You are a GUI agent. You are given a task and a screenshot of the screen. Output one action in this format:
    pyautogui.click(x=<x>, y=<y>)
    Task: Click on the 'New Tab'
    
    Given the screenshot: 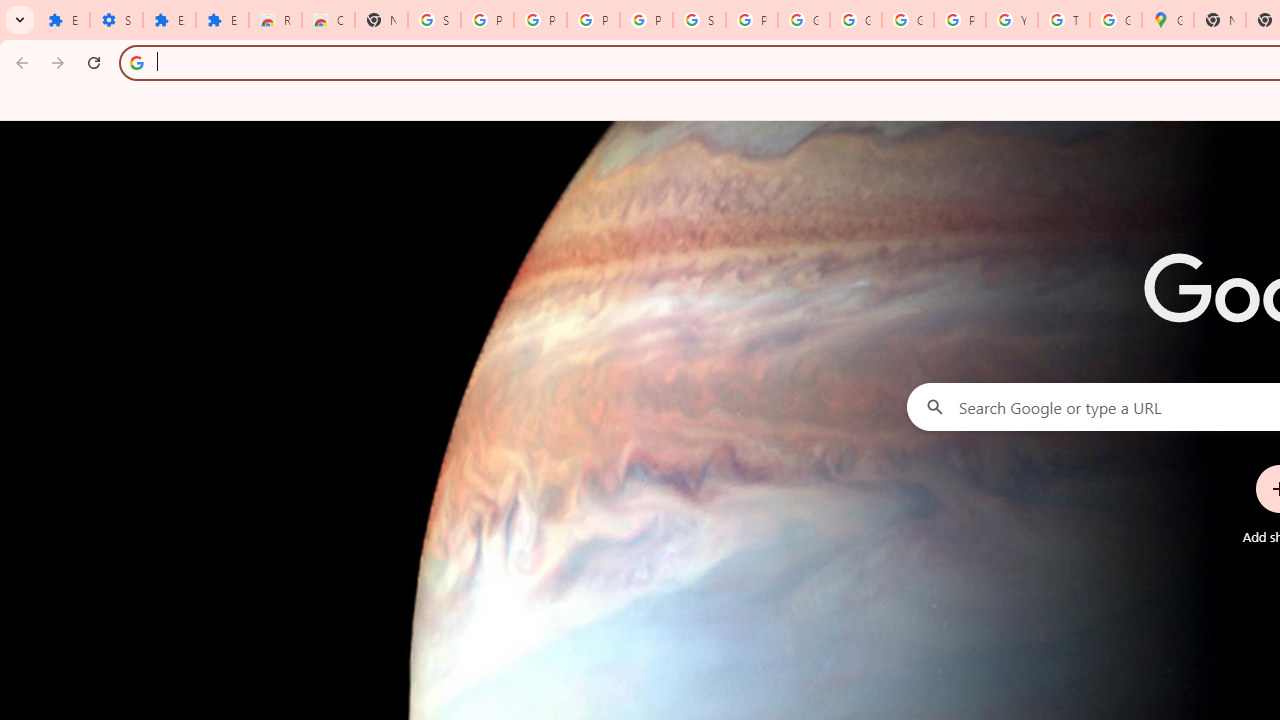 What is the action you would take?
    pyautogui.click(x=381, y=20)
    